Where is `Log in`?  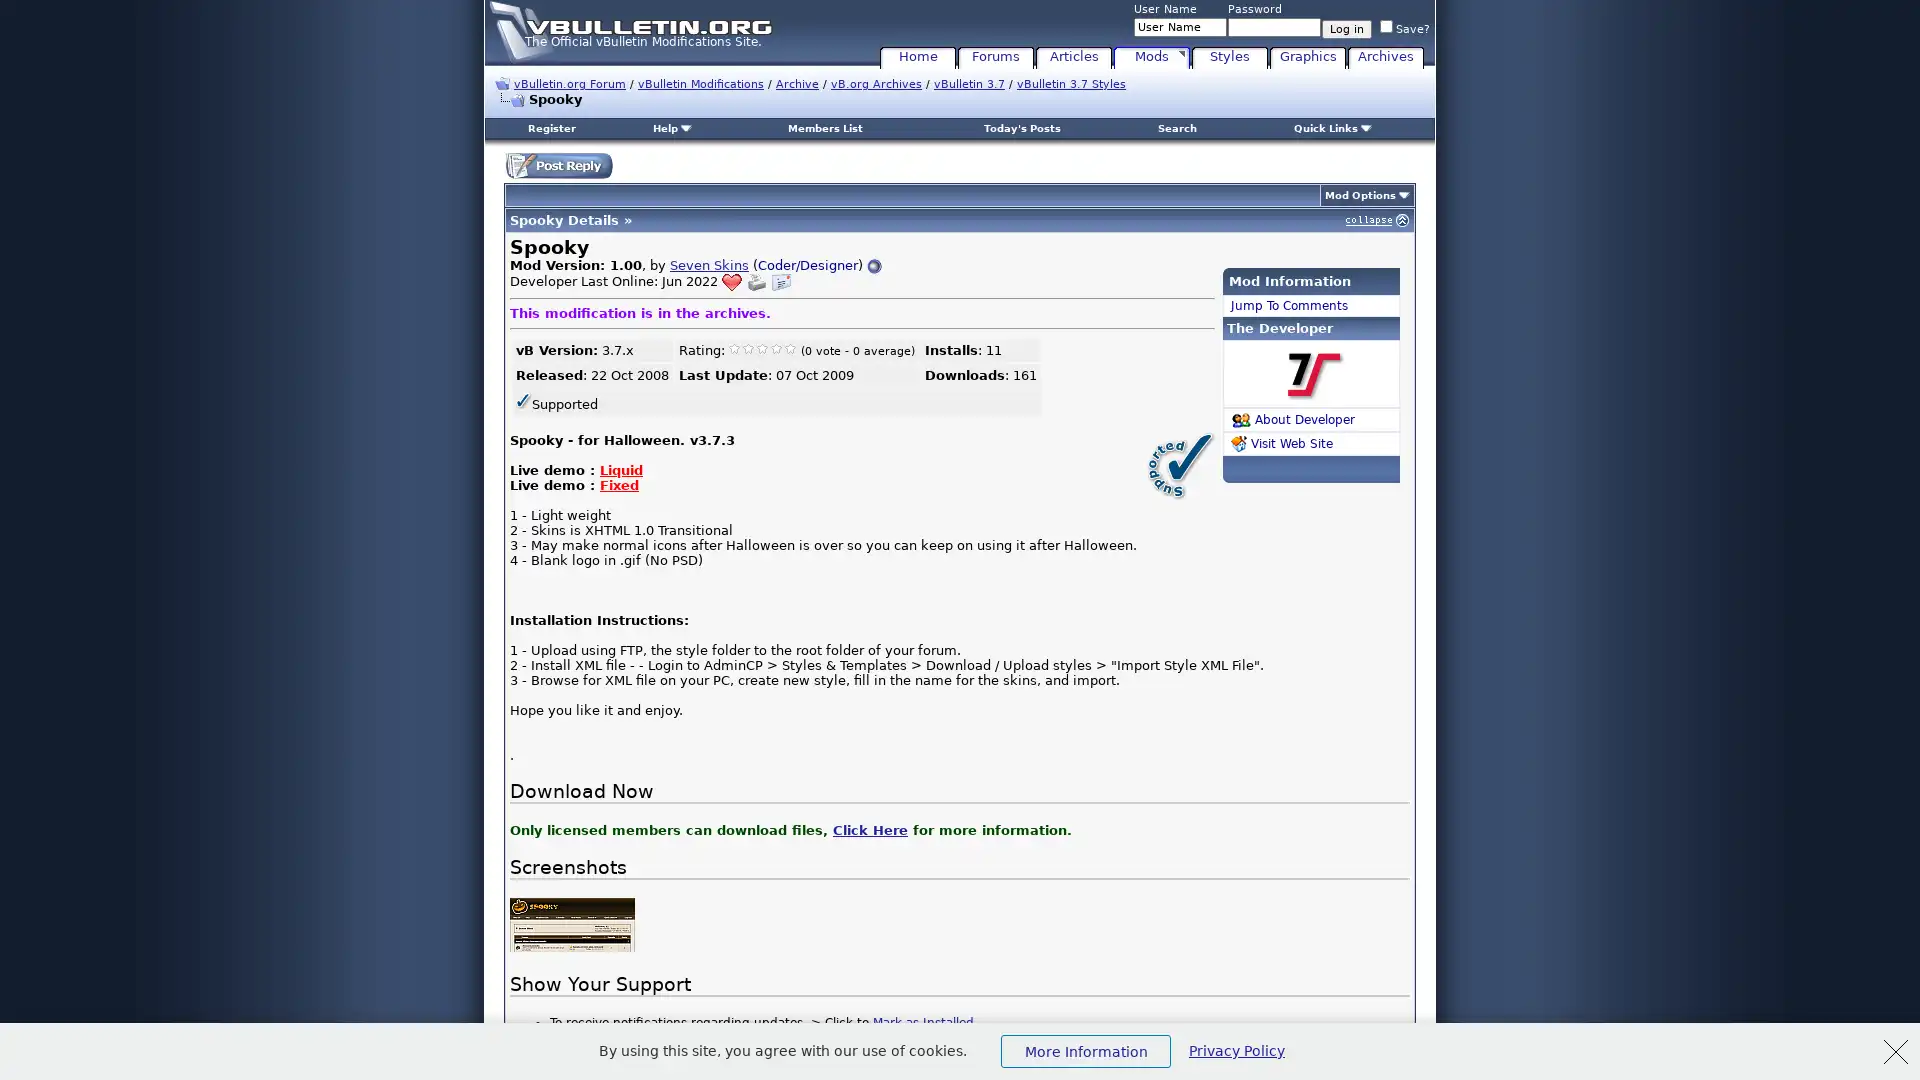
Log in is located at coordinates (1347, 28).